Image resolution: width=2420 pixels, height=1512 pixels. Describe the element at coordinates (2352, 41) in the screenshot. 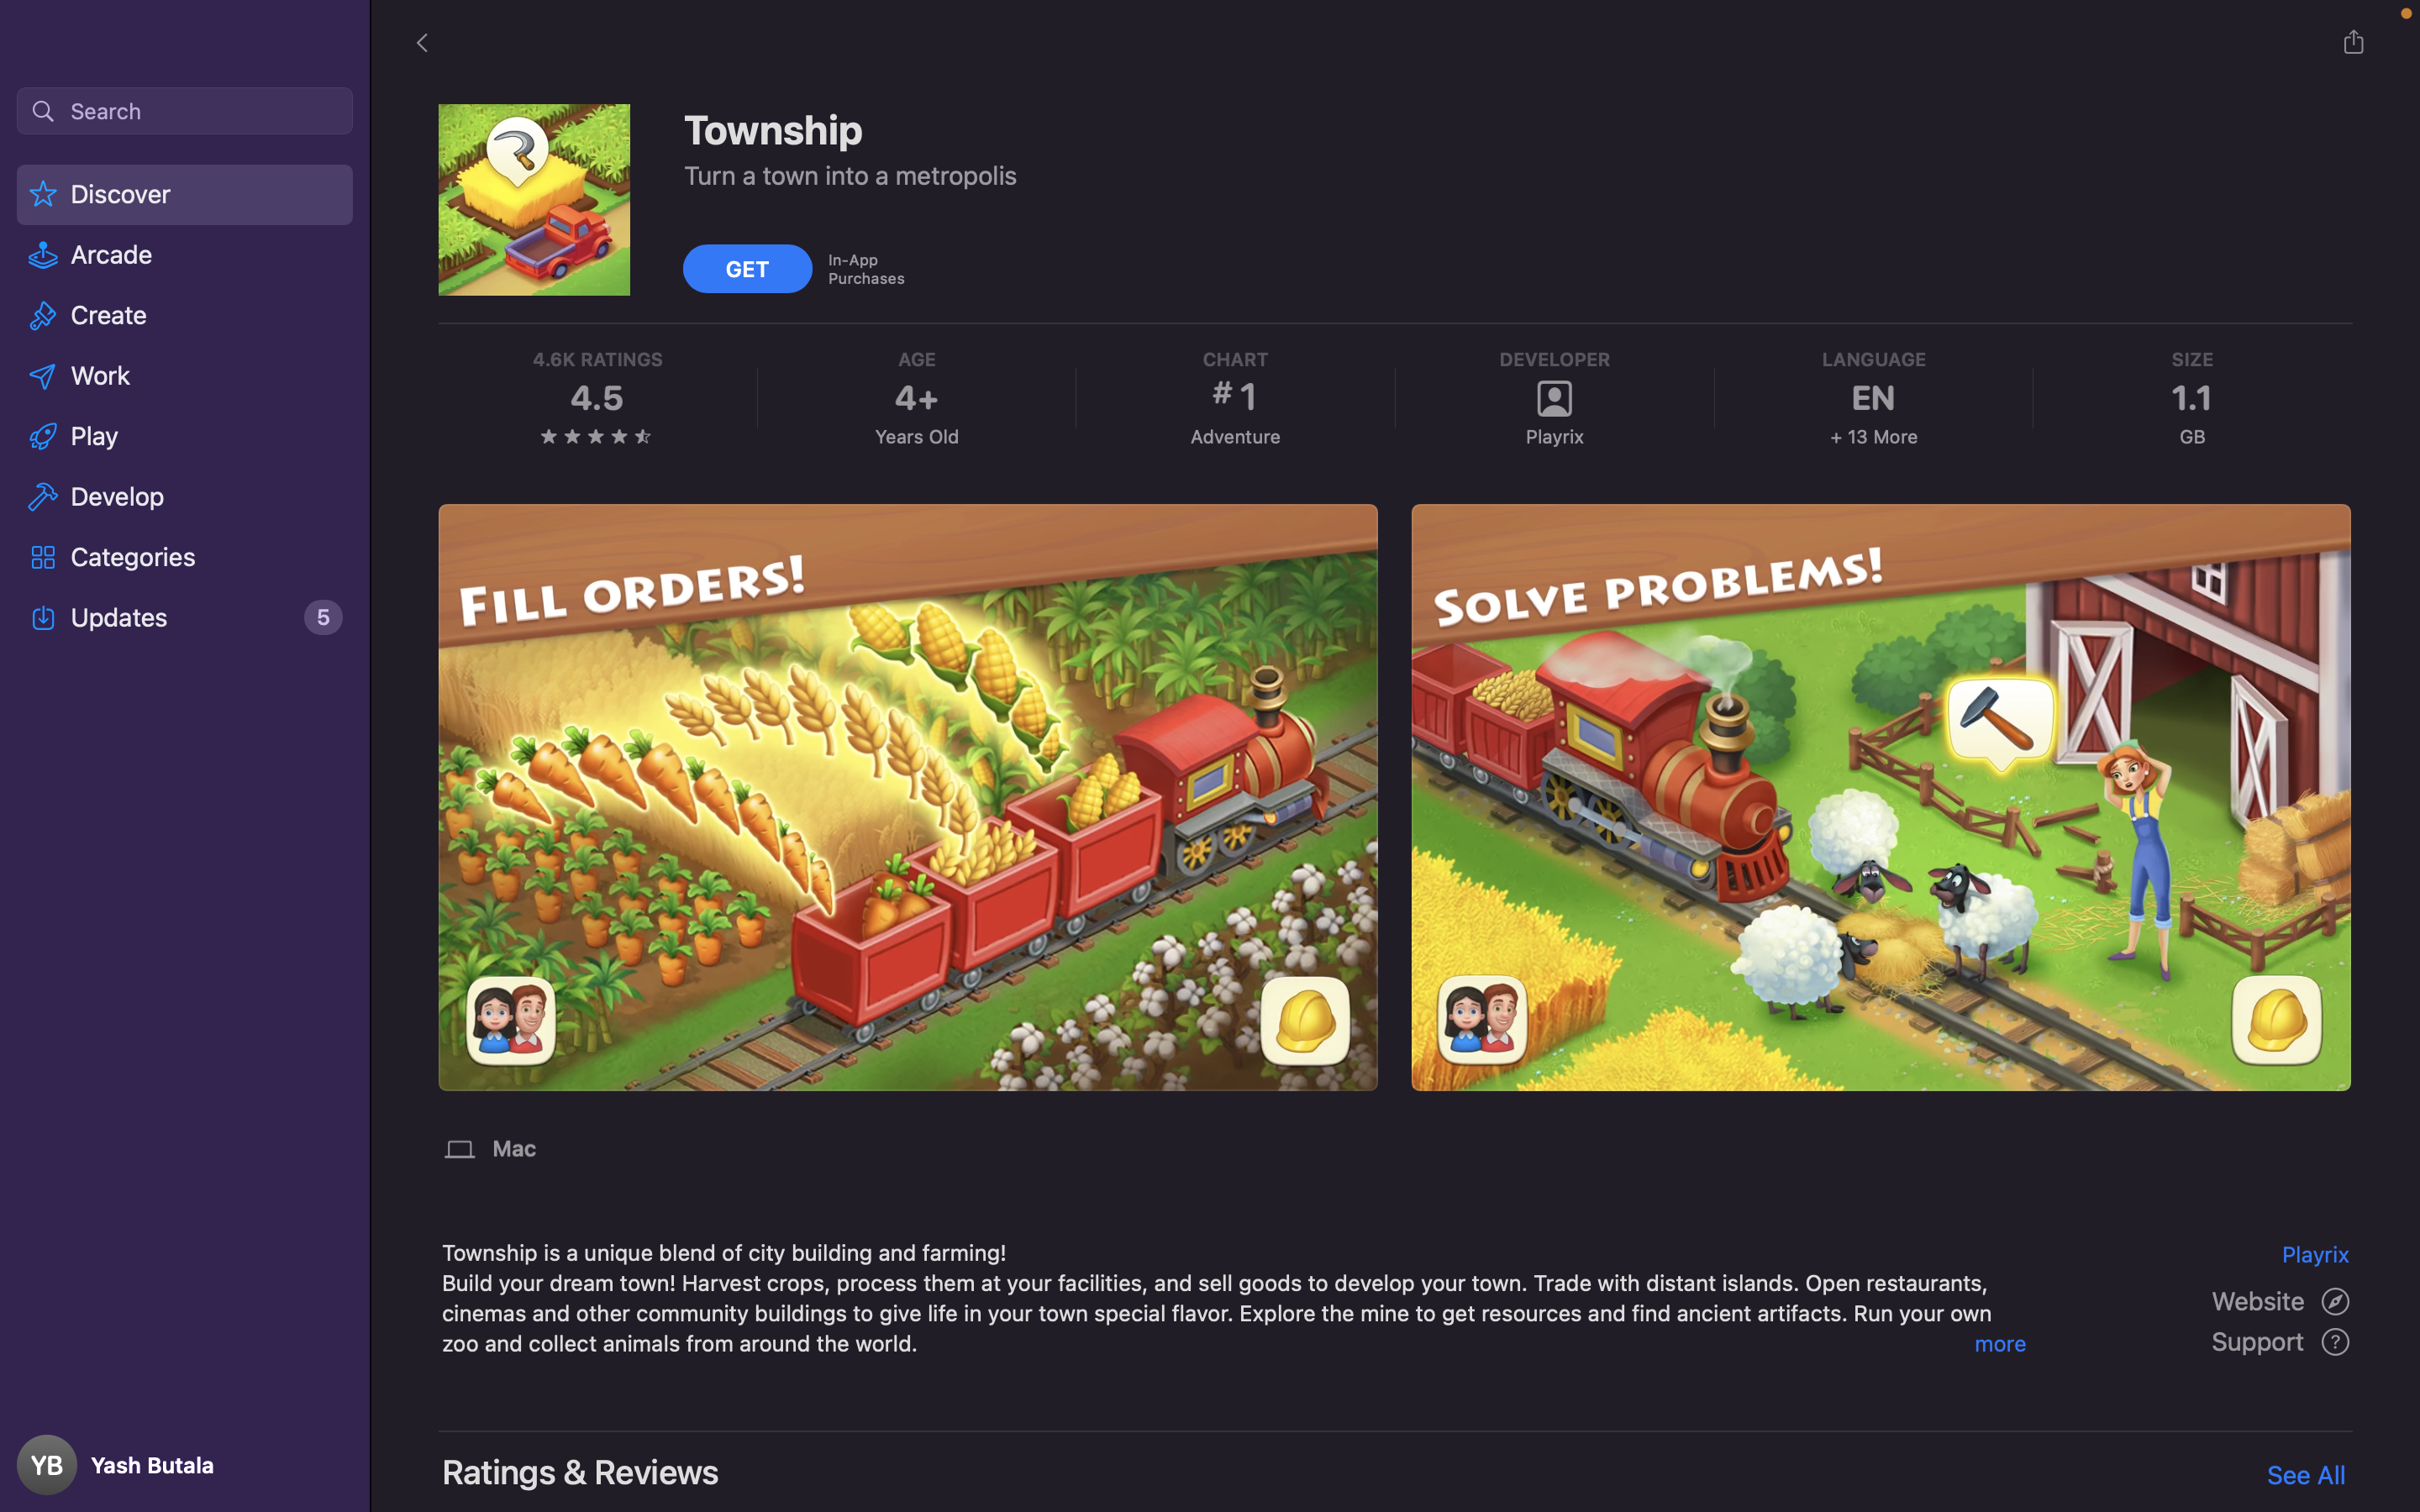

I see `To share the application on Facebook, click on the "share" button and select the "Facebook" platform` at that location.